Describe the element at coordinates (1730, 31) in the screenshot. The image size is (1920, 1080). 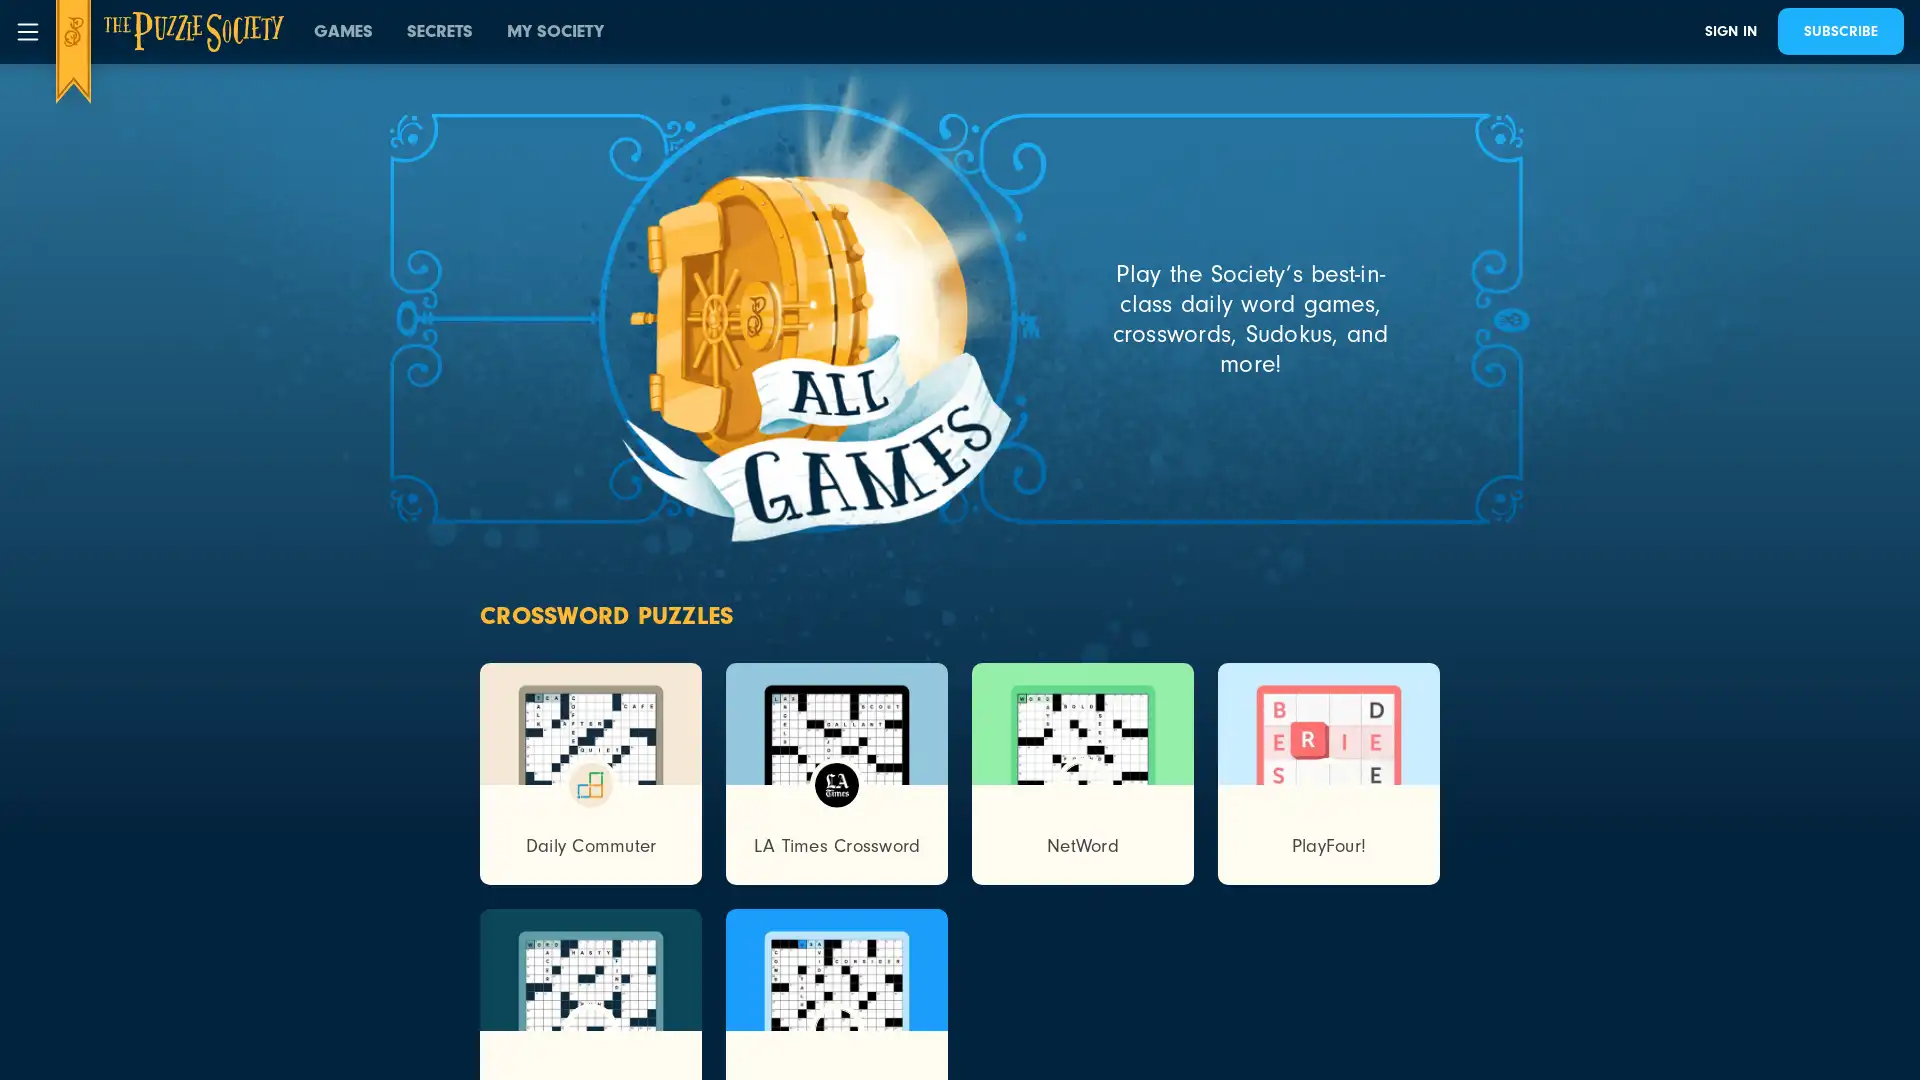
I see `SIGN IN` at that location.